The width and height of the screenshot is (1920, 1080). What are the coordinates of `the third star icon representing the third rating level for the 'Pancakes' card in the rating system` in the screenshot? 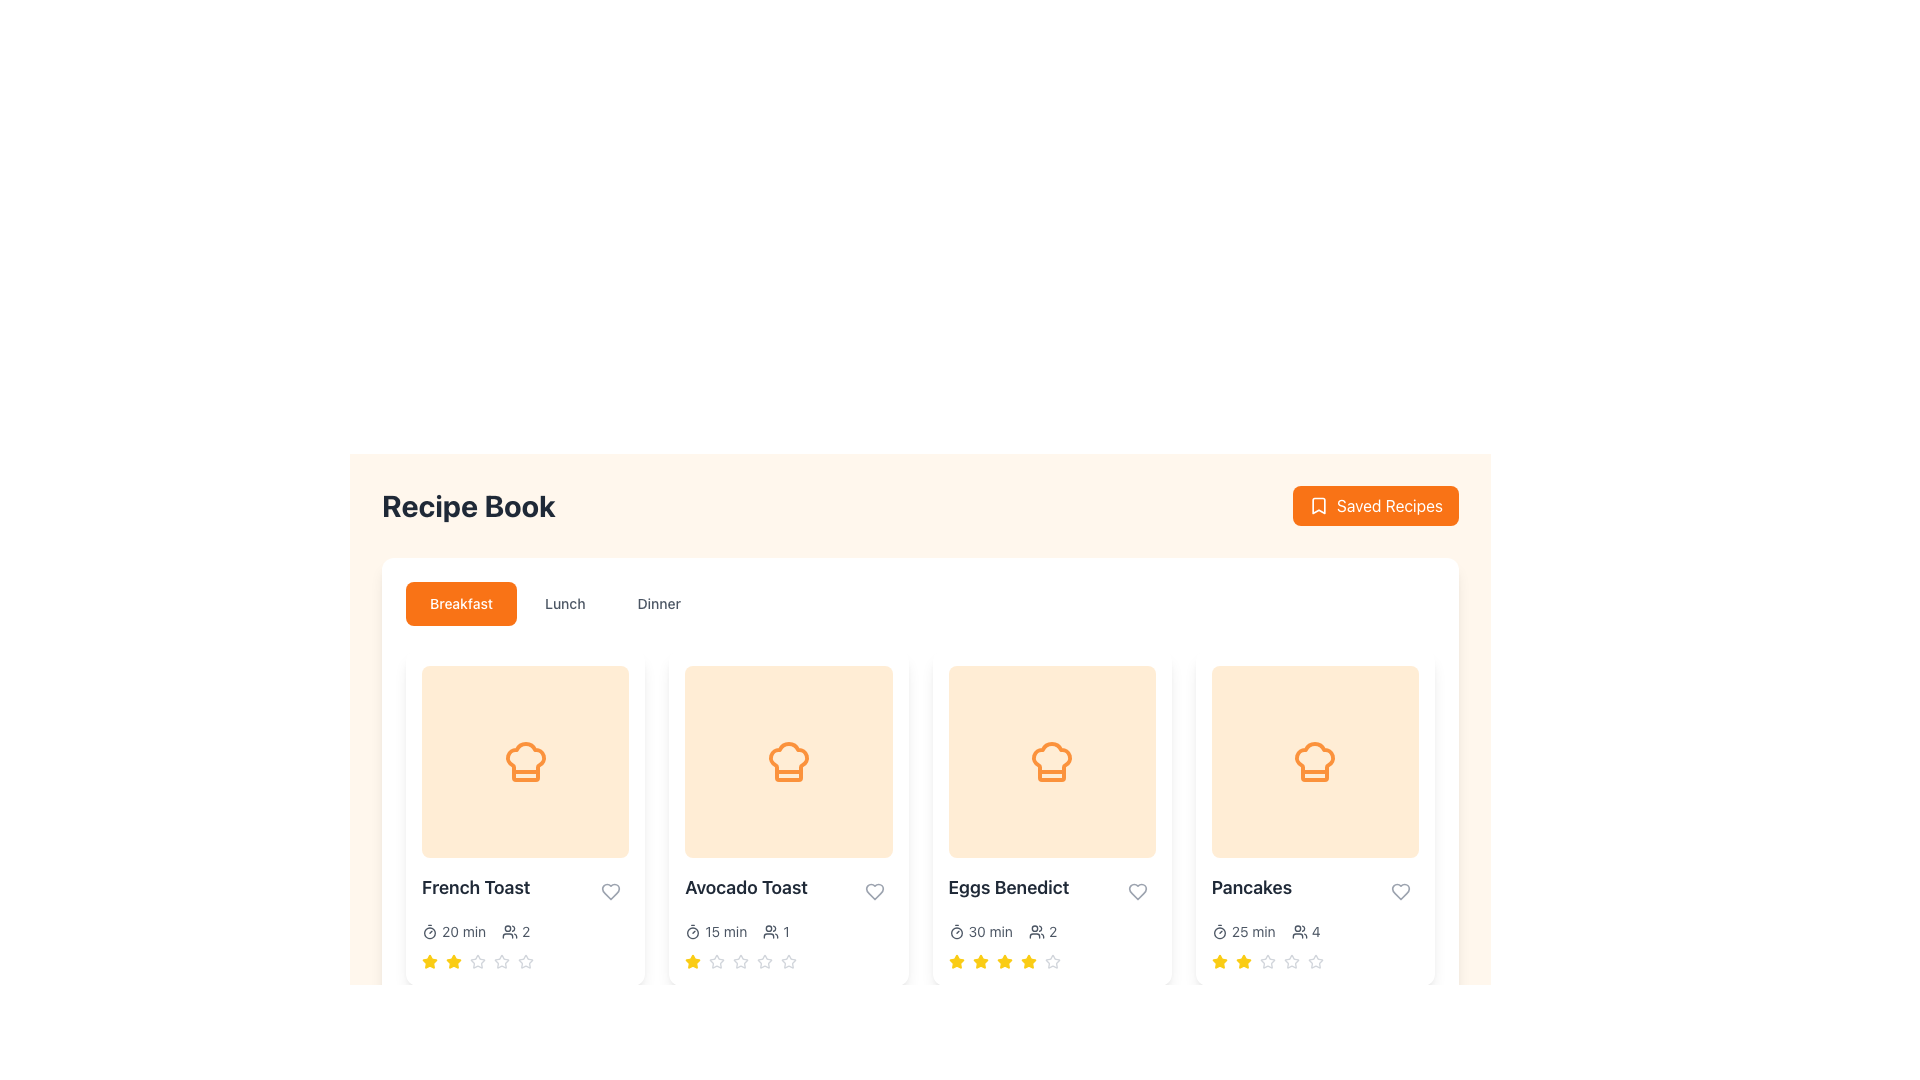 It's located at (1242, 960).